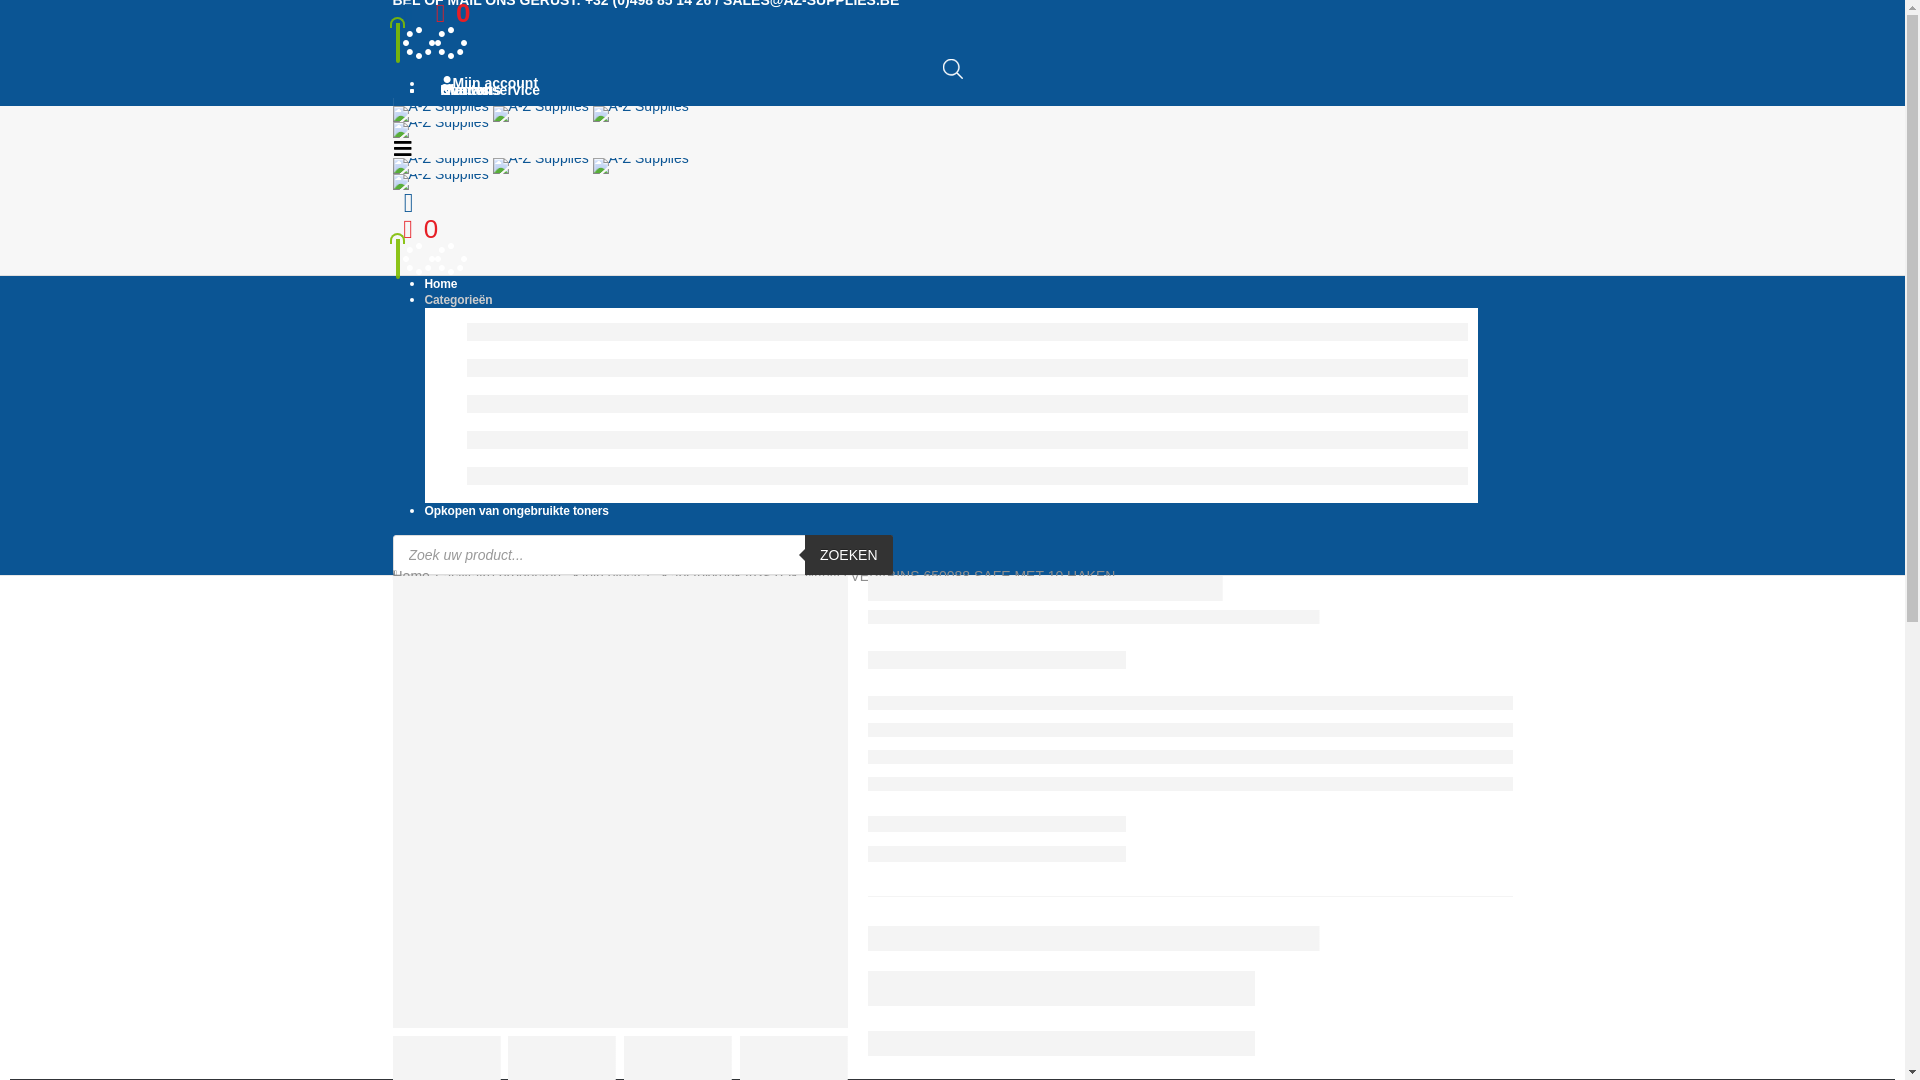  I want to click on 'Facilitaire producten', so click(498, 575).